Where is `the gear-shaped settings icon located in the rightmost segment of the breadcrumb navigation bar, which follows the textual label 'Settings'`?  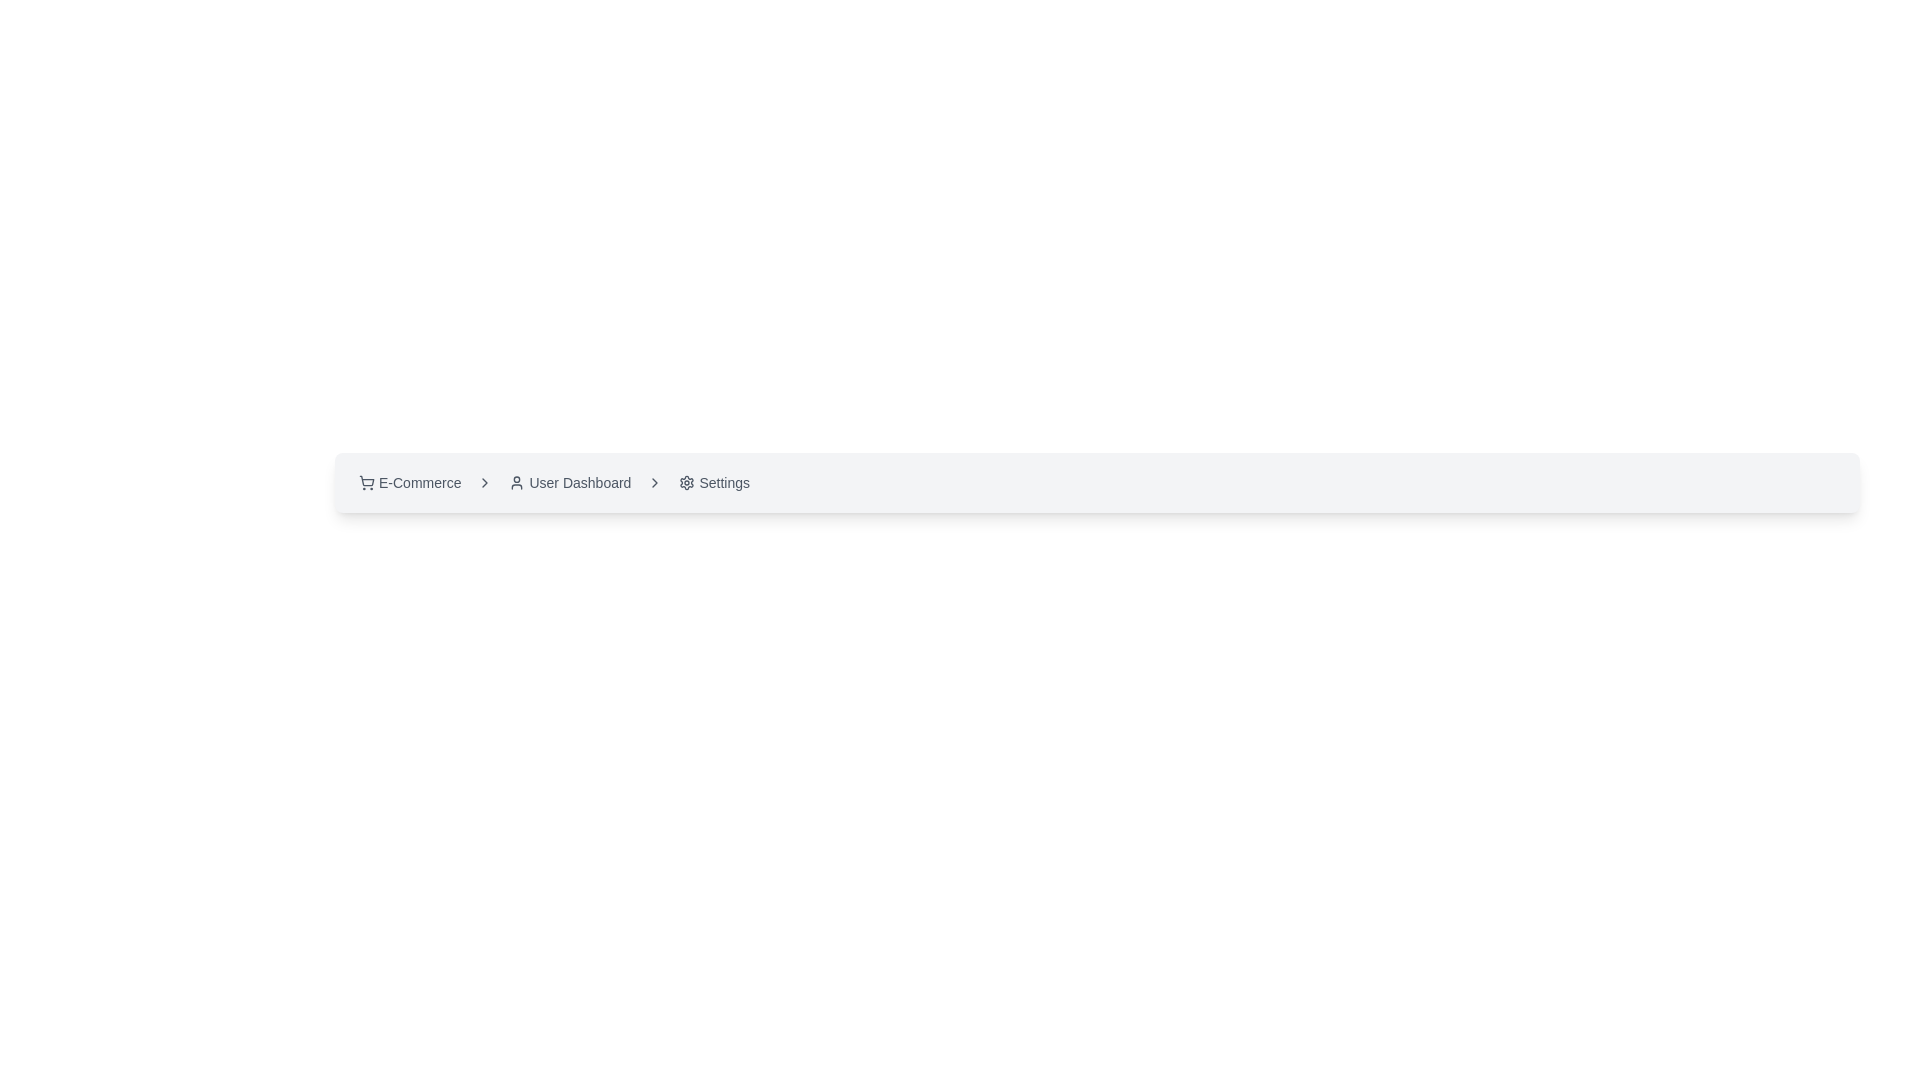 the gear-shaped settings icon located in the rightmost segment of the breadcrumb navigation bar, which follows the textual label 'Settings' is located at coordinates (687, 482).